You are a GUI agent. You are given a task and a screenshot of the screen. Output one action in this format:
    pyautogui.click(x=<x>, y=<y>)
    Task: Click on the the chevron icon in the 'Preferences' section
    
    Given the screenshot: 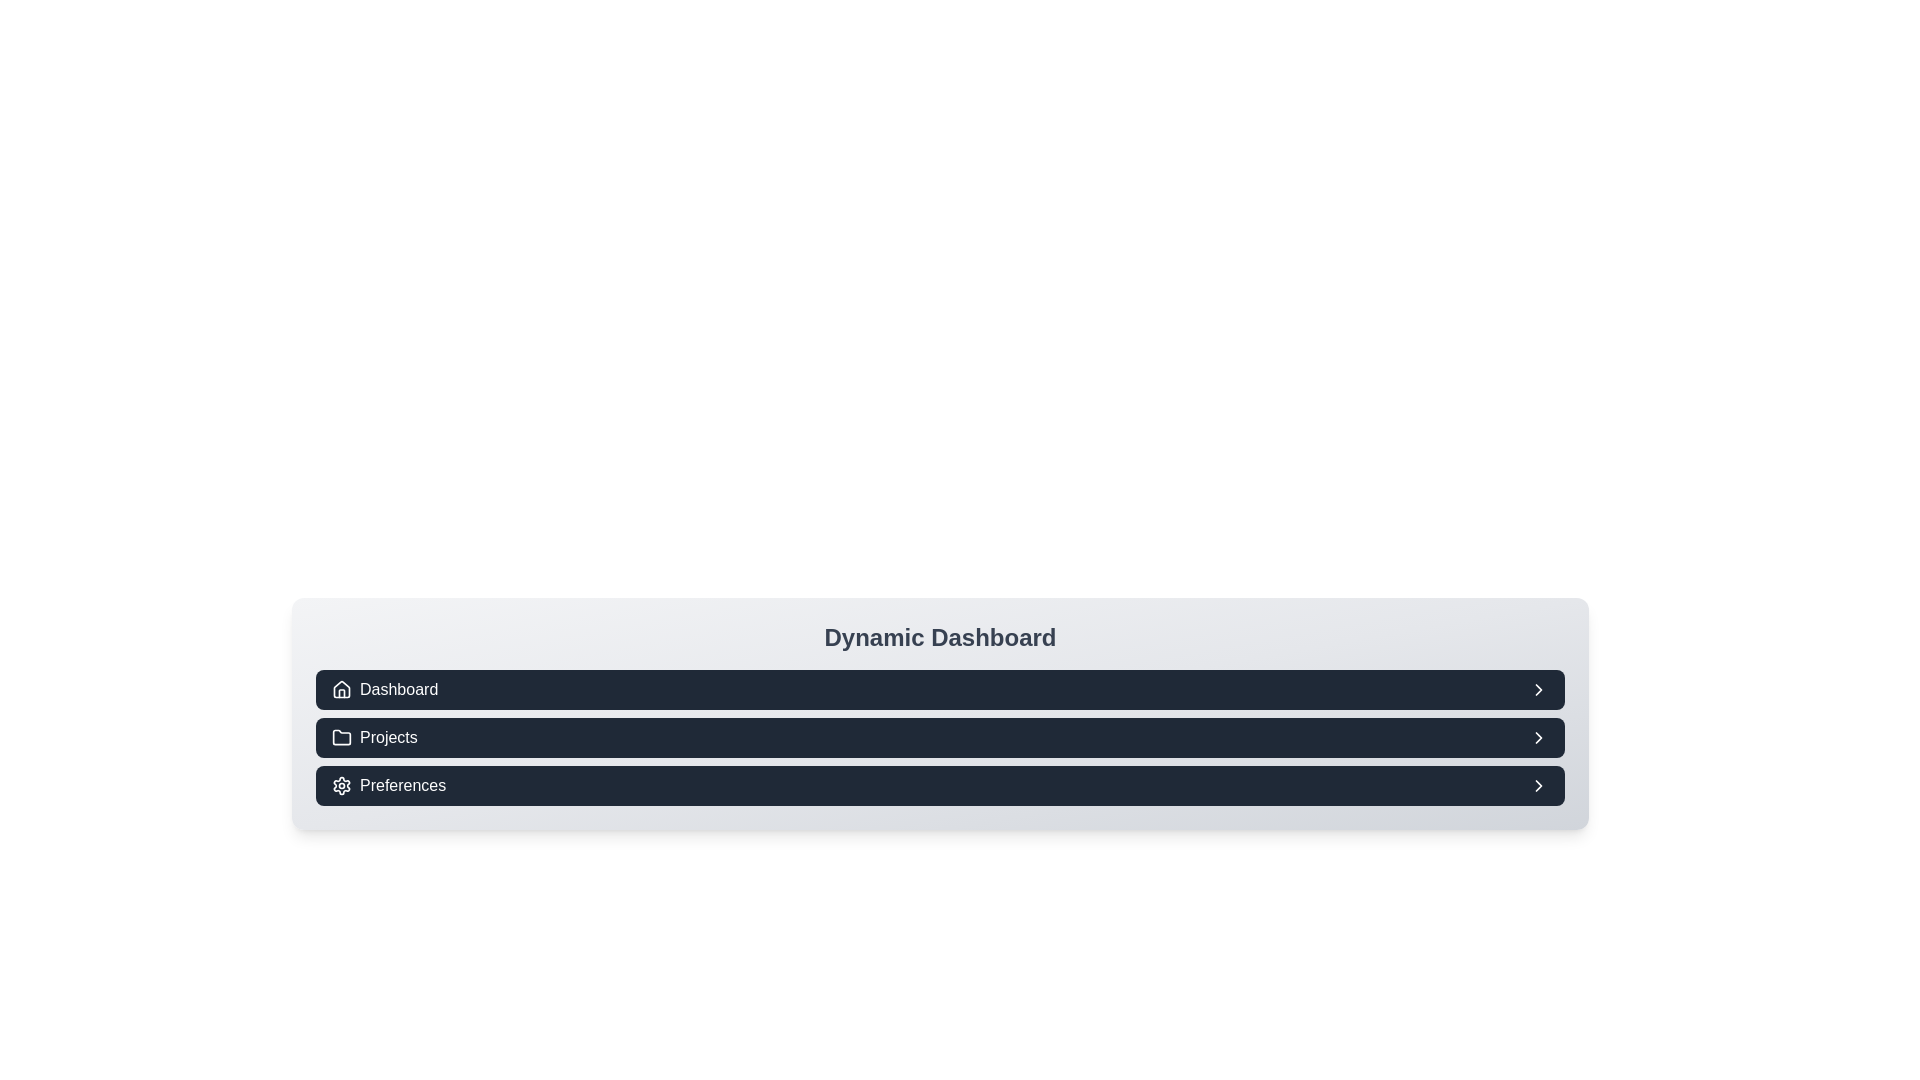 What is the action you would take?
    pyautogui.click(x=1538, y=737)
    